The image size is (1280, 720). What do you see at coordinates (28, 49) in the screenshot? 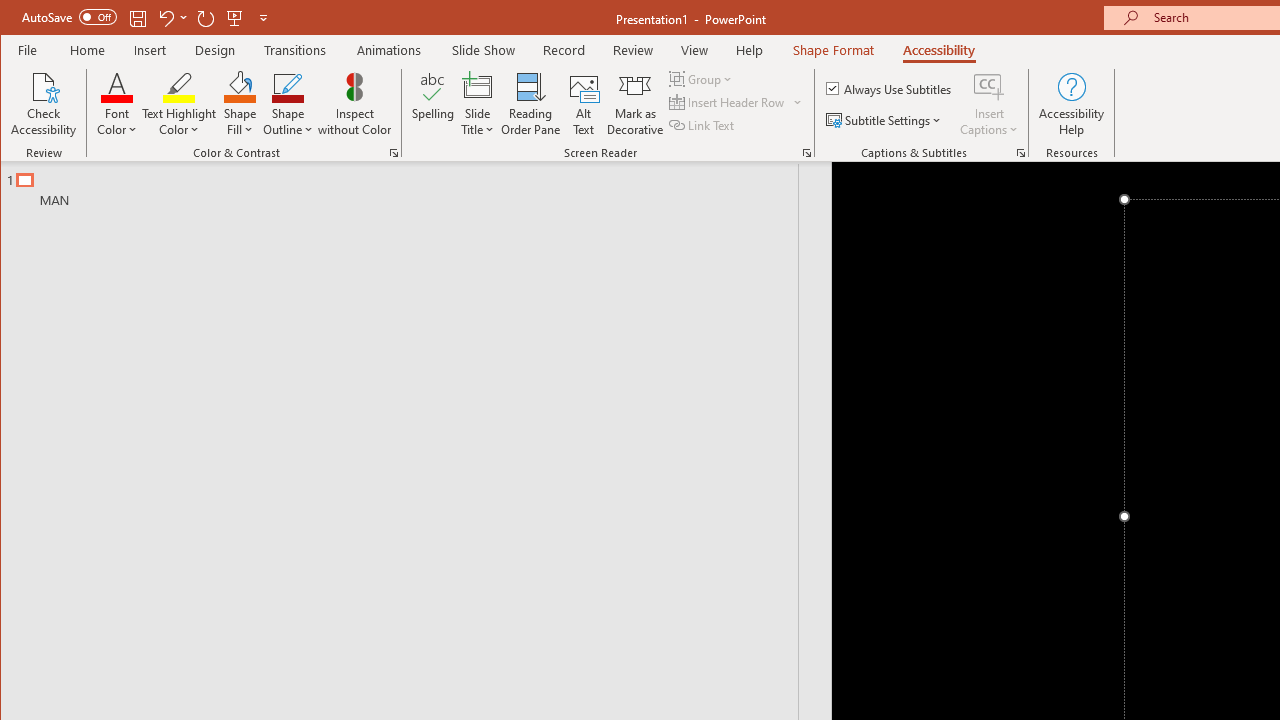
I see `'File Tab'` at bounding box center [28, 49].